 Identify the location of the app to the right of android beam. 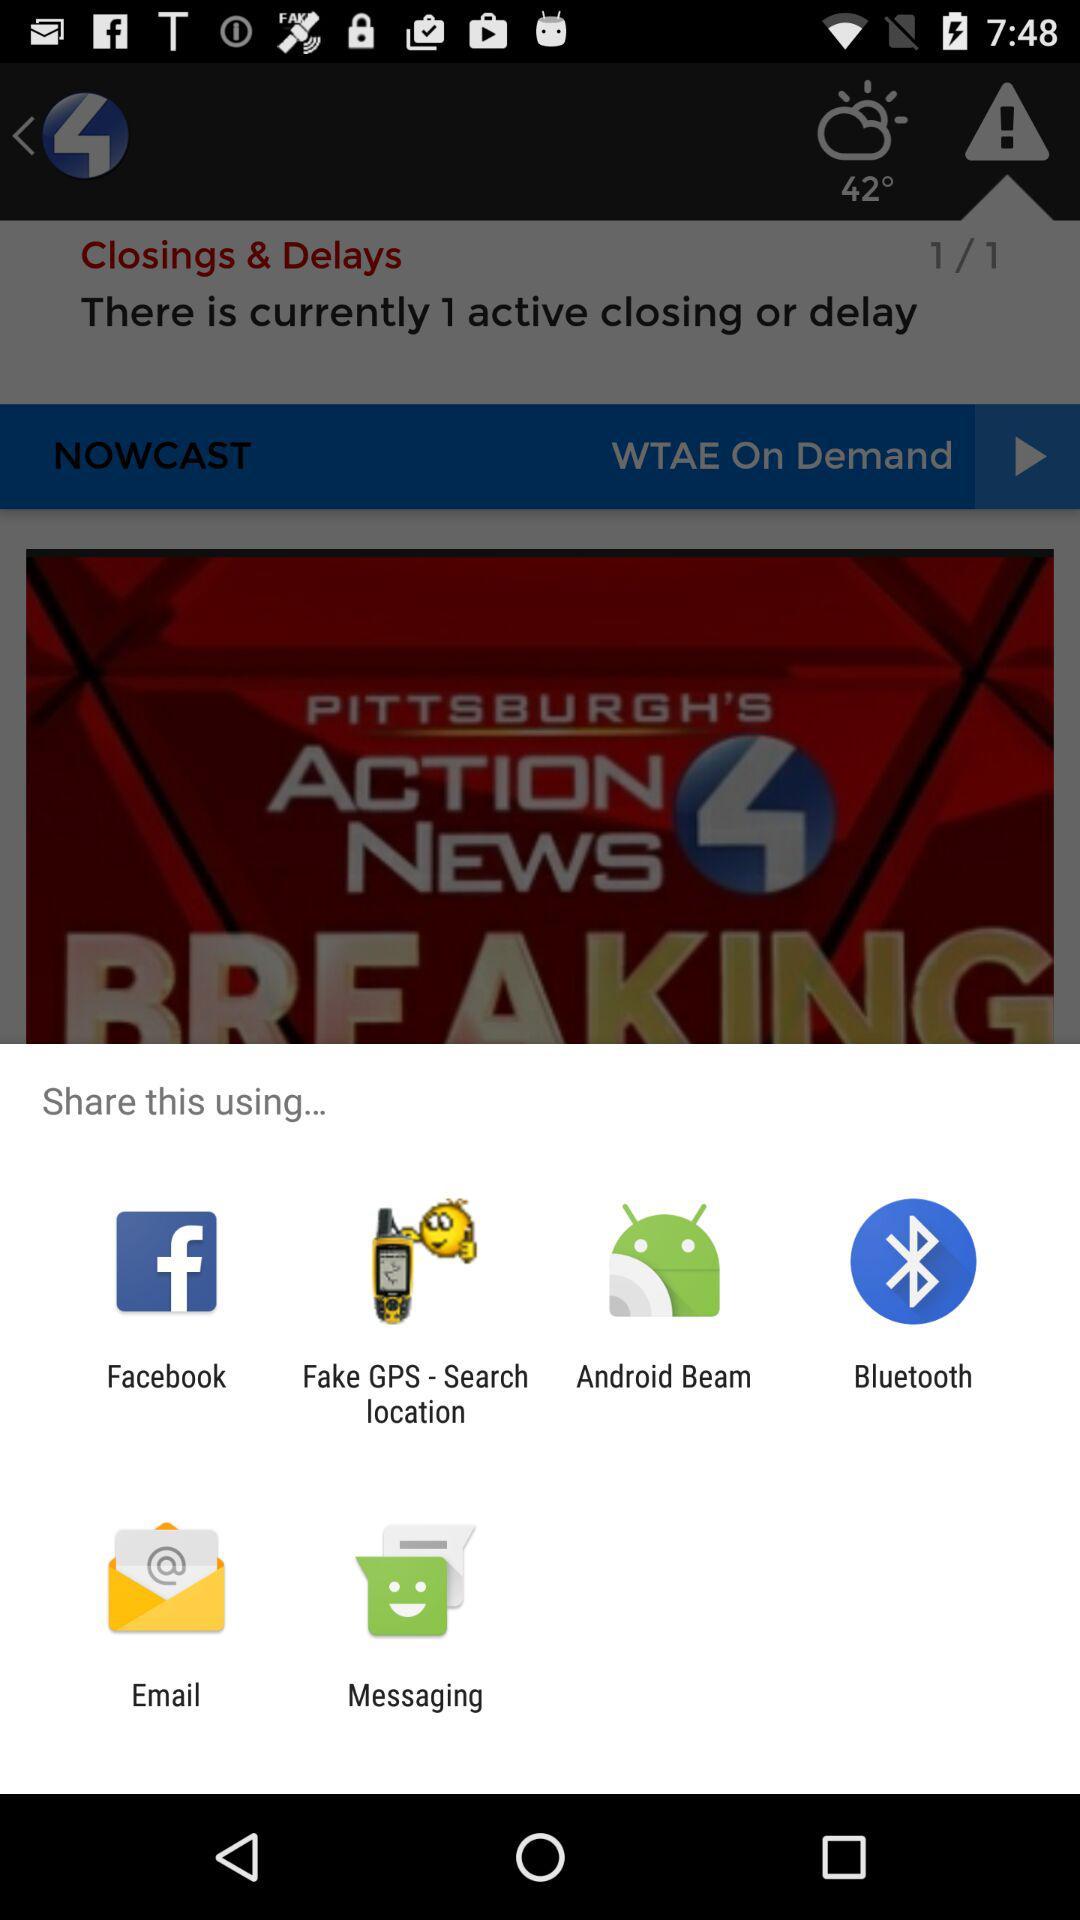
(913, 1392).